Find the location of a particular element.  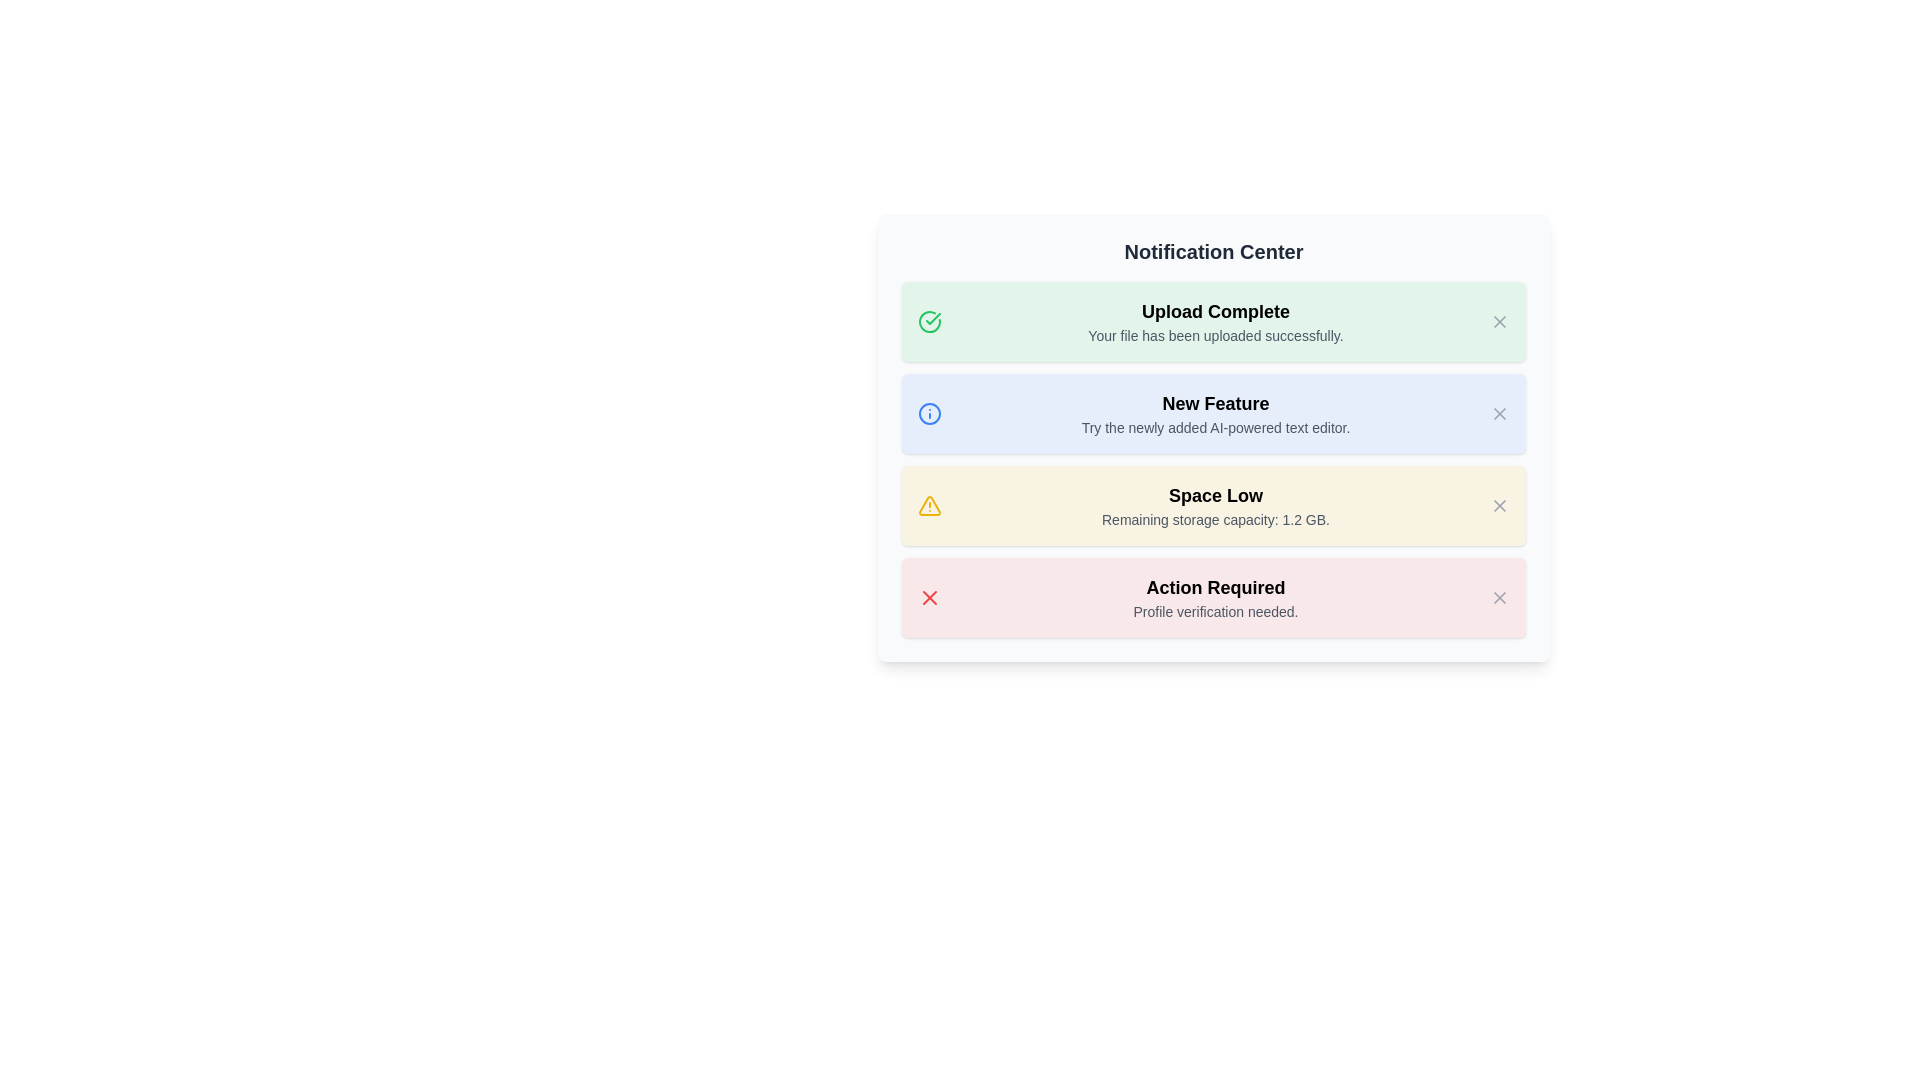

the informational text indicating remaining storage capacity located in the yellow-highlighted 'Space Low' notification block beneath the header is located at coordinates (1214, 519).